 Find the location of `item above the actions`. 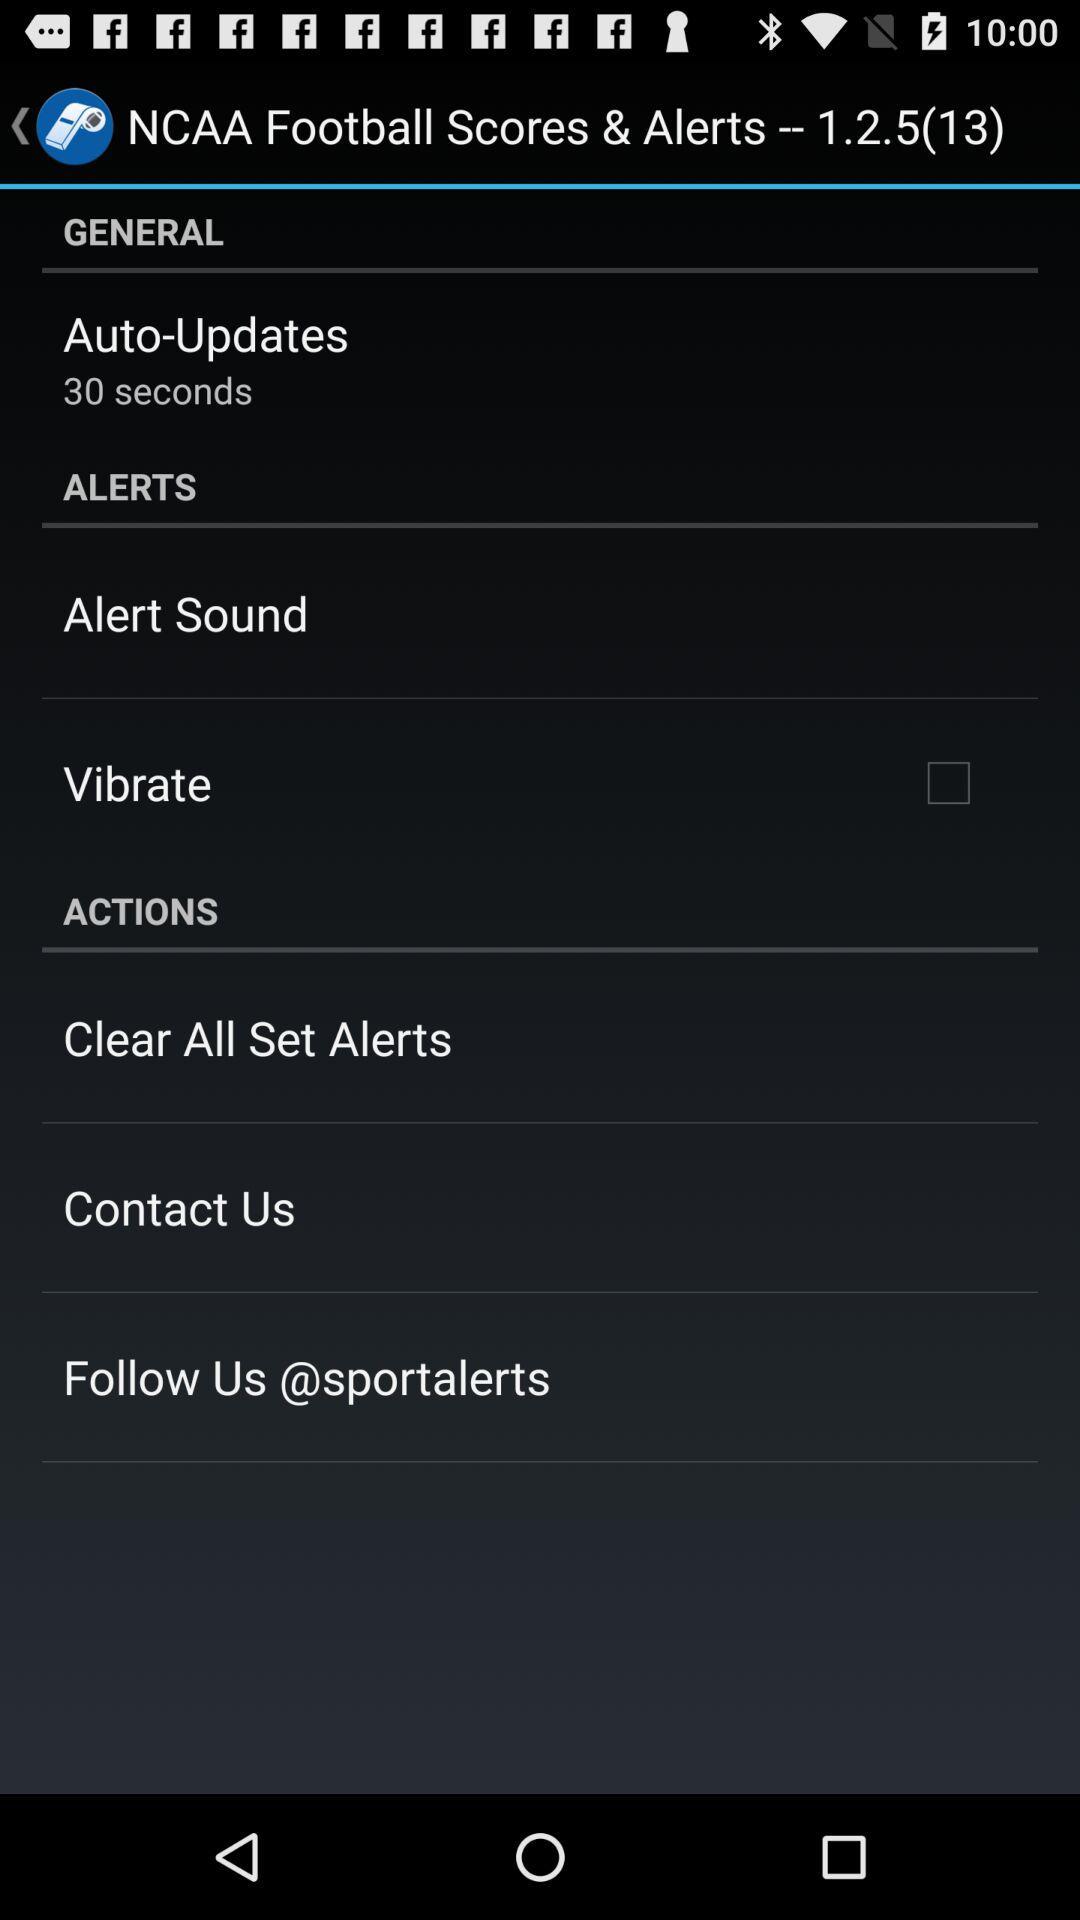

item above the actions is located at coordinates (947, 781).